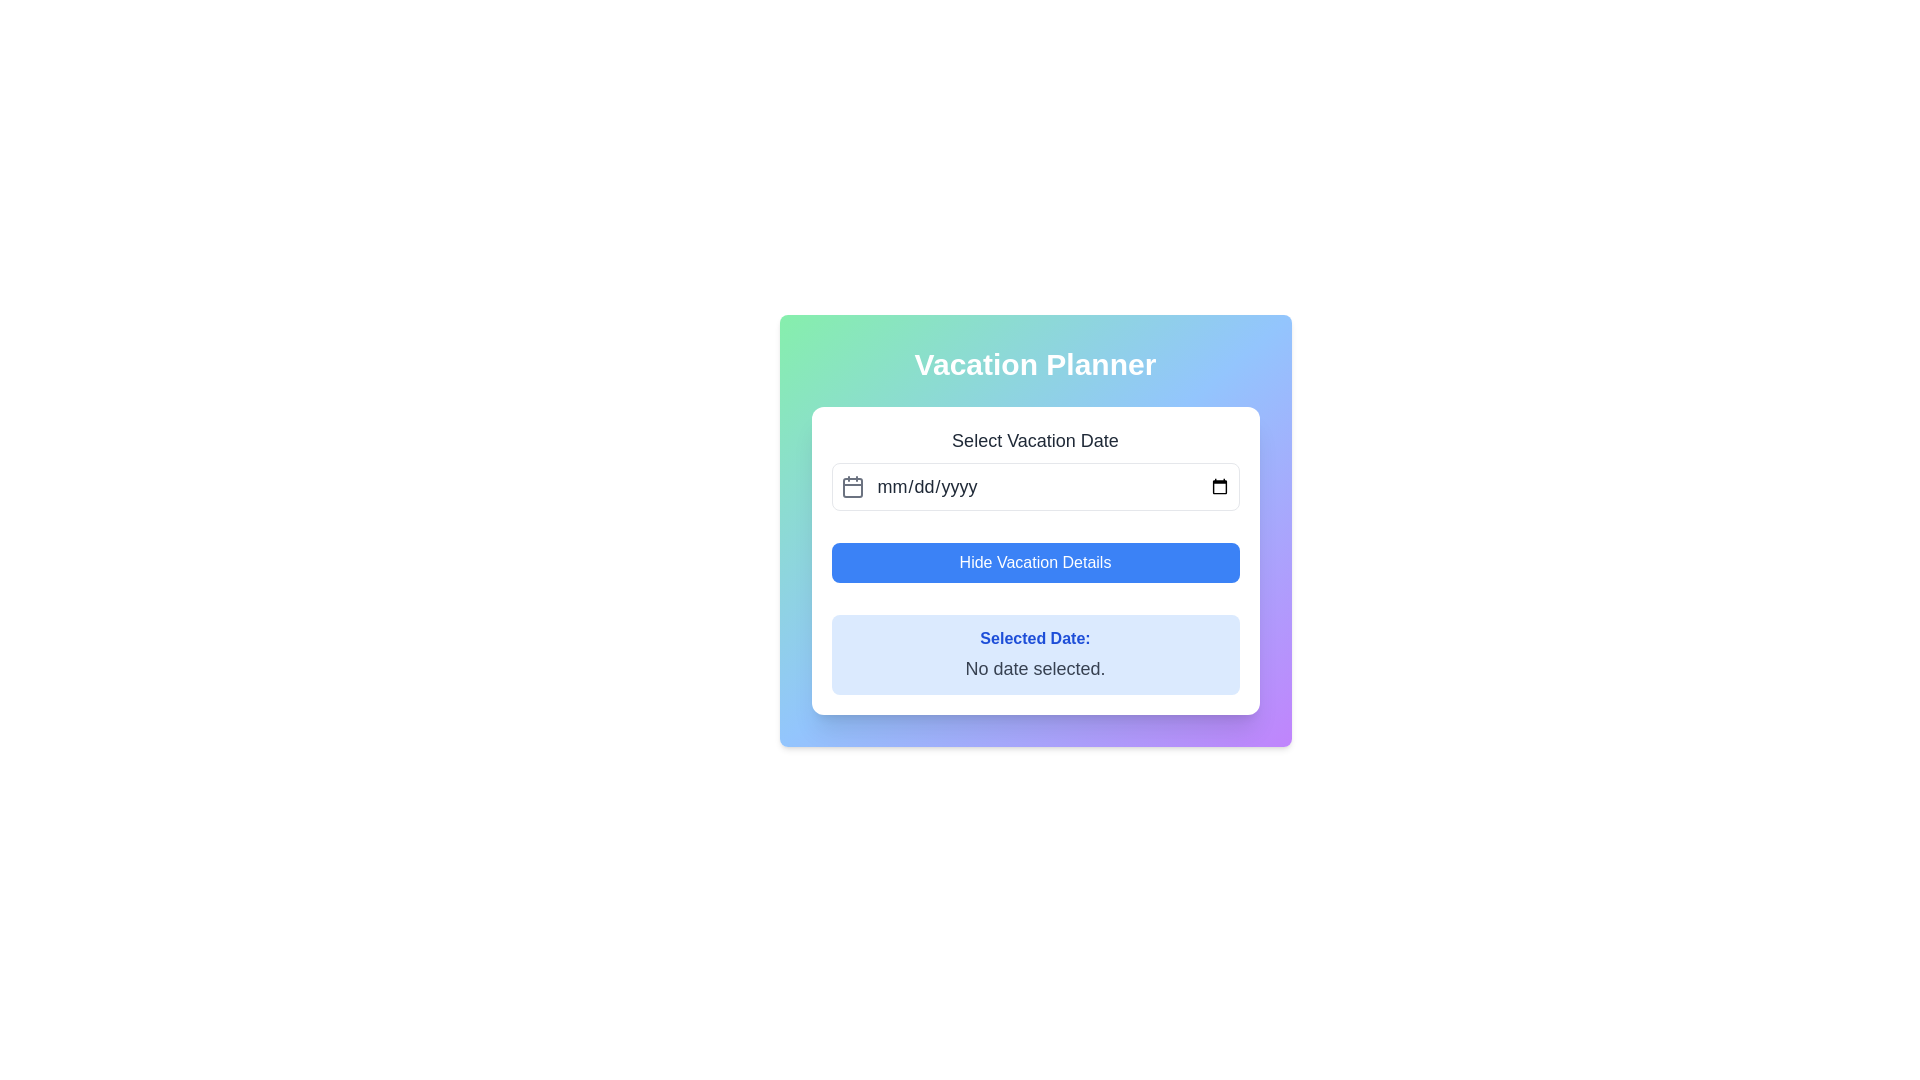 This screenshot has width=1920, height=1080. Describe the element at coordinates (1035, 563) in the screenshot. I see `the 'Hide Vacation Details' button, which is a medium-sized rectangular button with rounded corners and a vibrant blue background` at that location.